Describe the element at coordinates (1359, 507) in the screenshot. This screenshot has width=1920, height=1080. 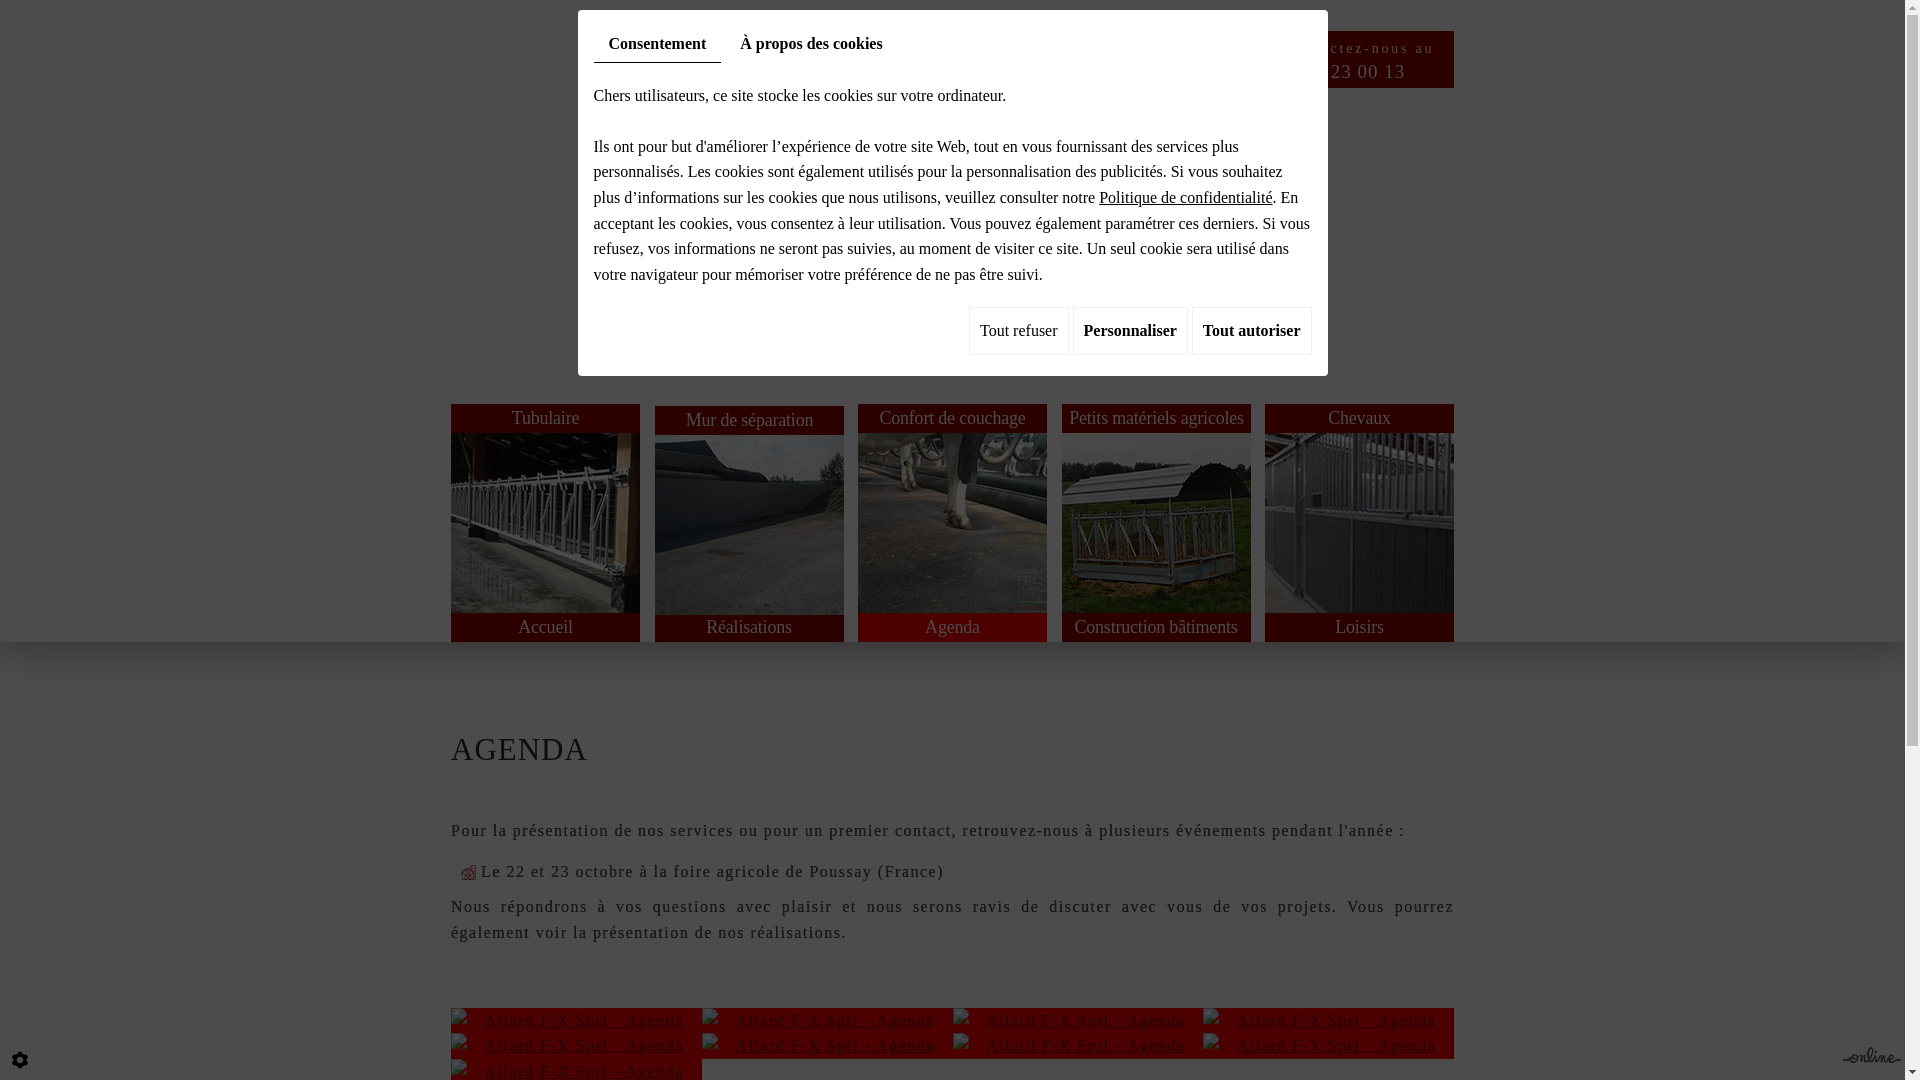
I see `'Chevaux'` at that location.